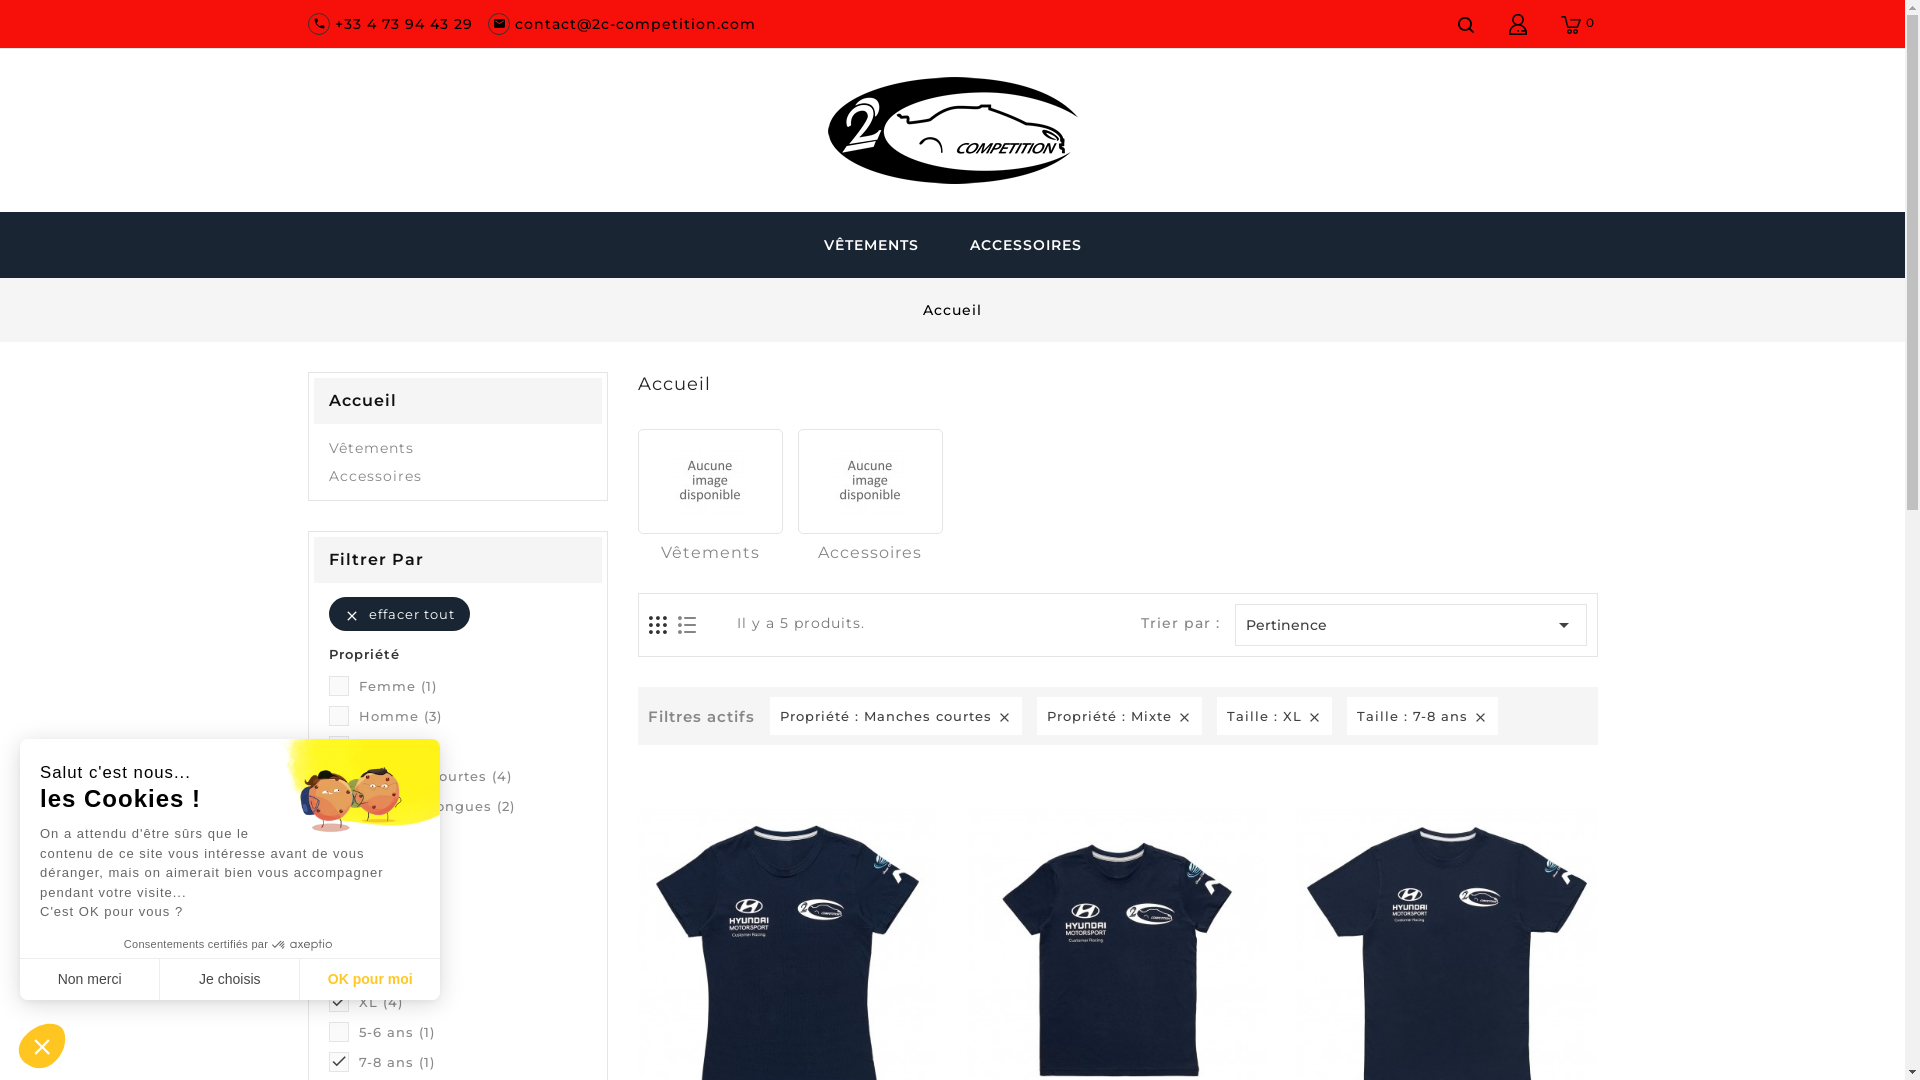 This screenshot has height=1080, width=1920. I want to click on 'Accessoires', so click(455, 475).